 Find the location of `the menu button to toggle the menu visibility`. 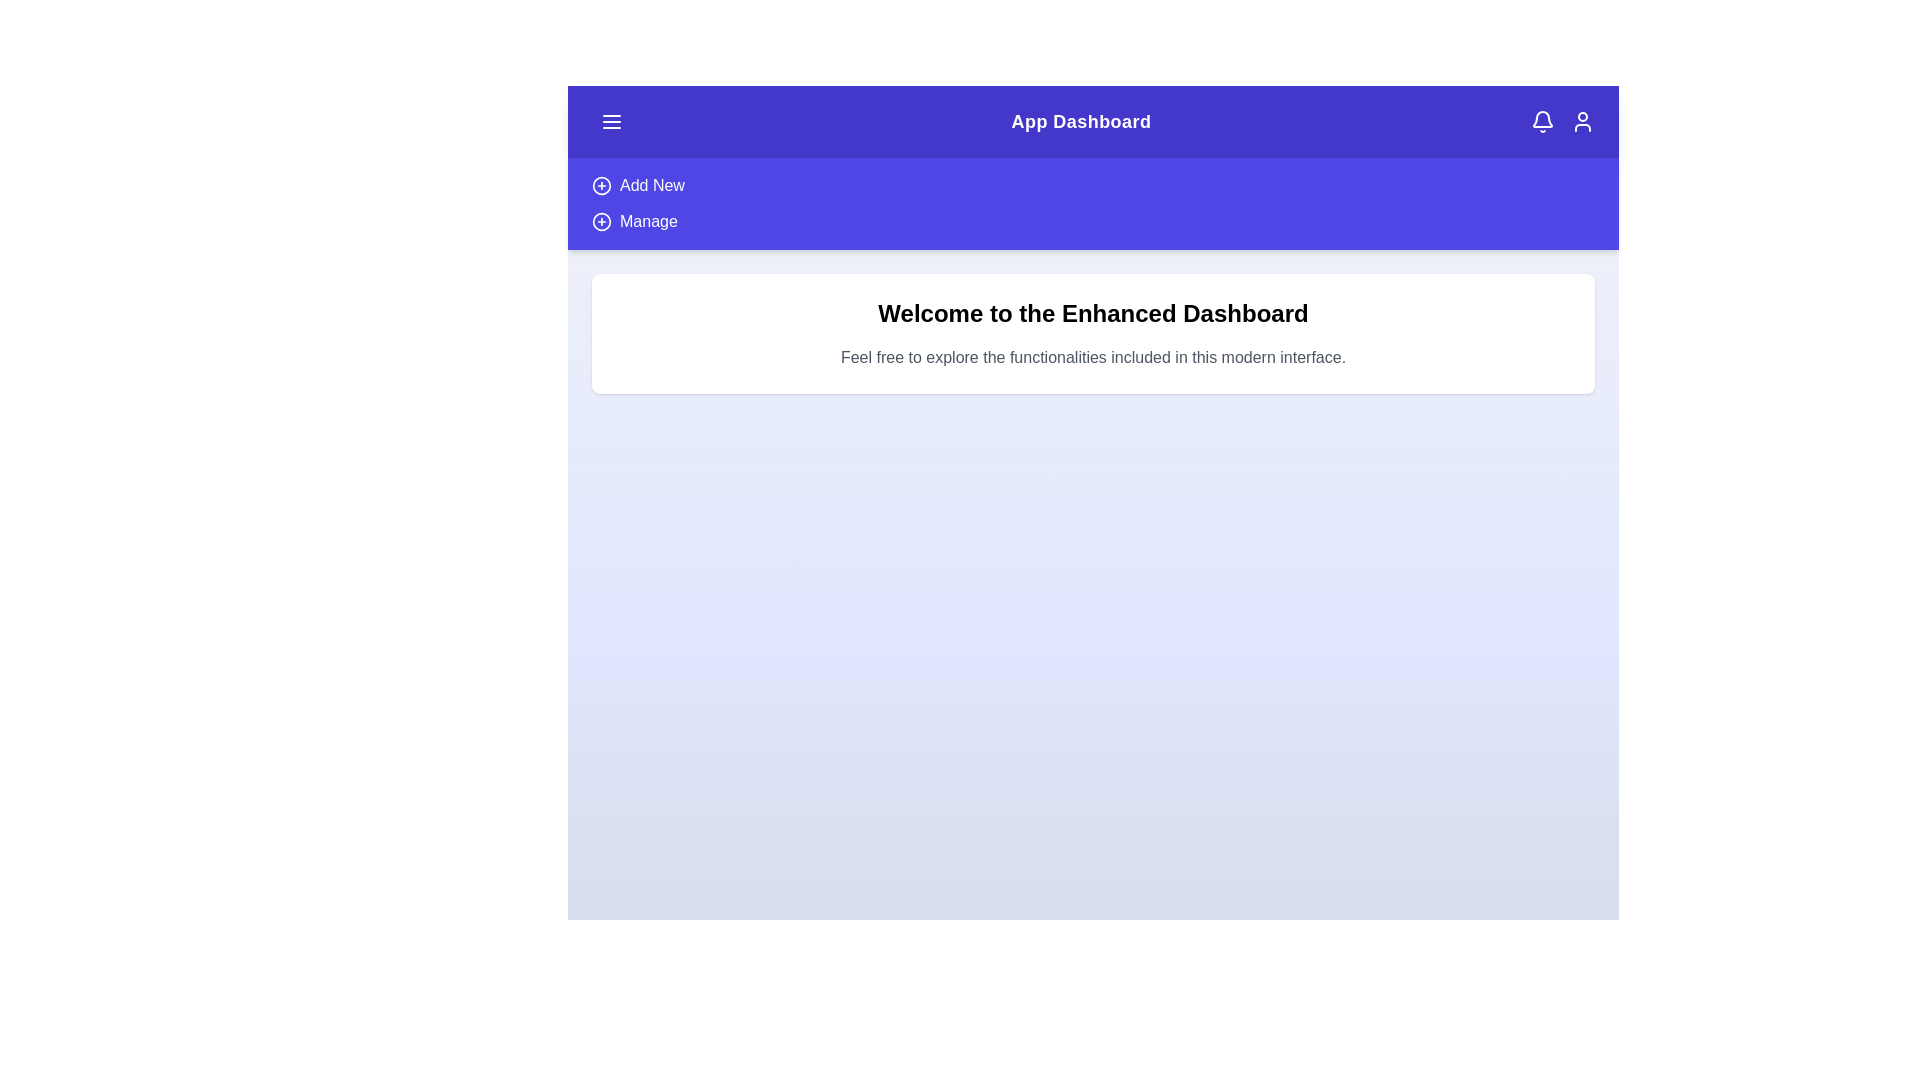

the menu button to toggle the menu visibility is located at coordinates (610, 122).